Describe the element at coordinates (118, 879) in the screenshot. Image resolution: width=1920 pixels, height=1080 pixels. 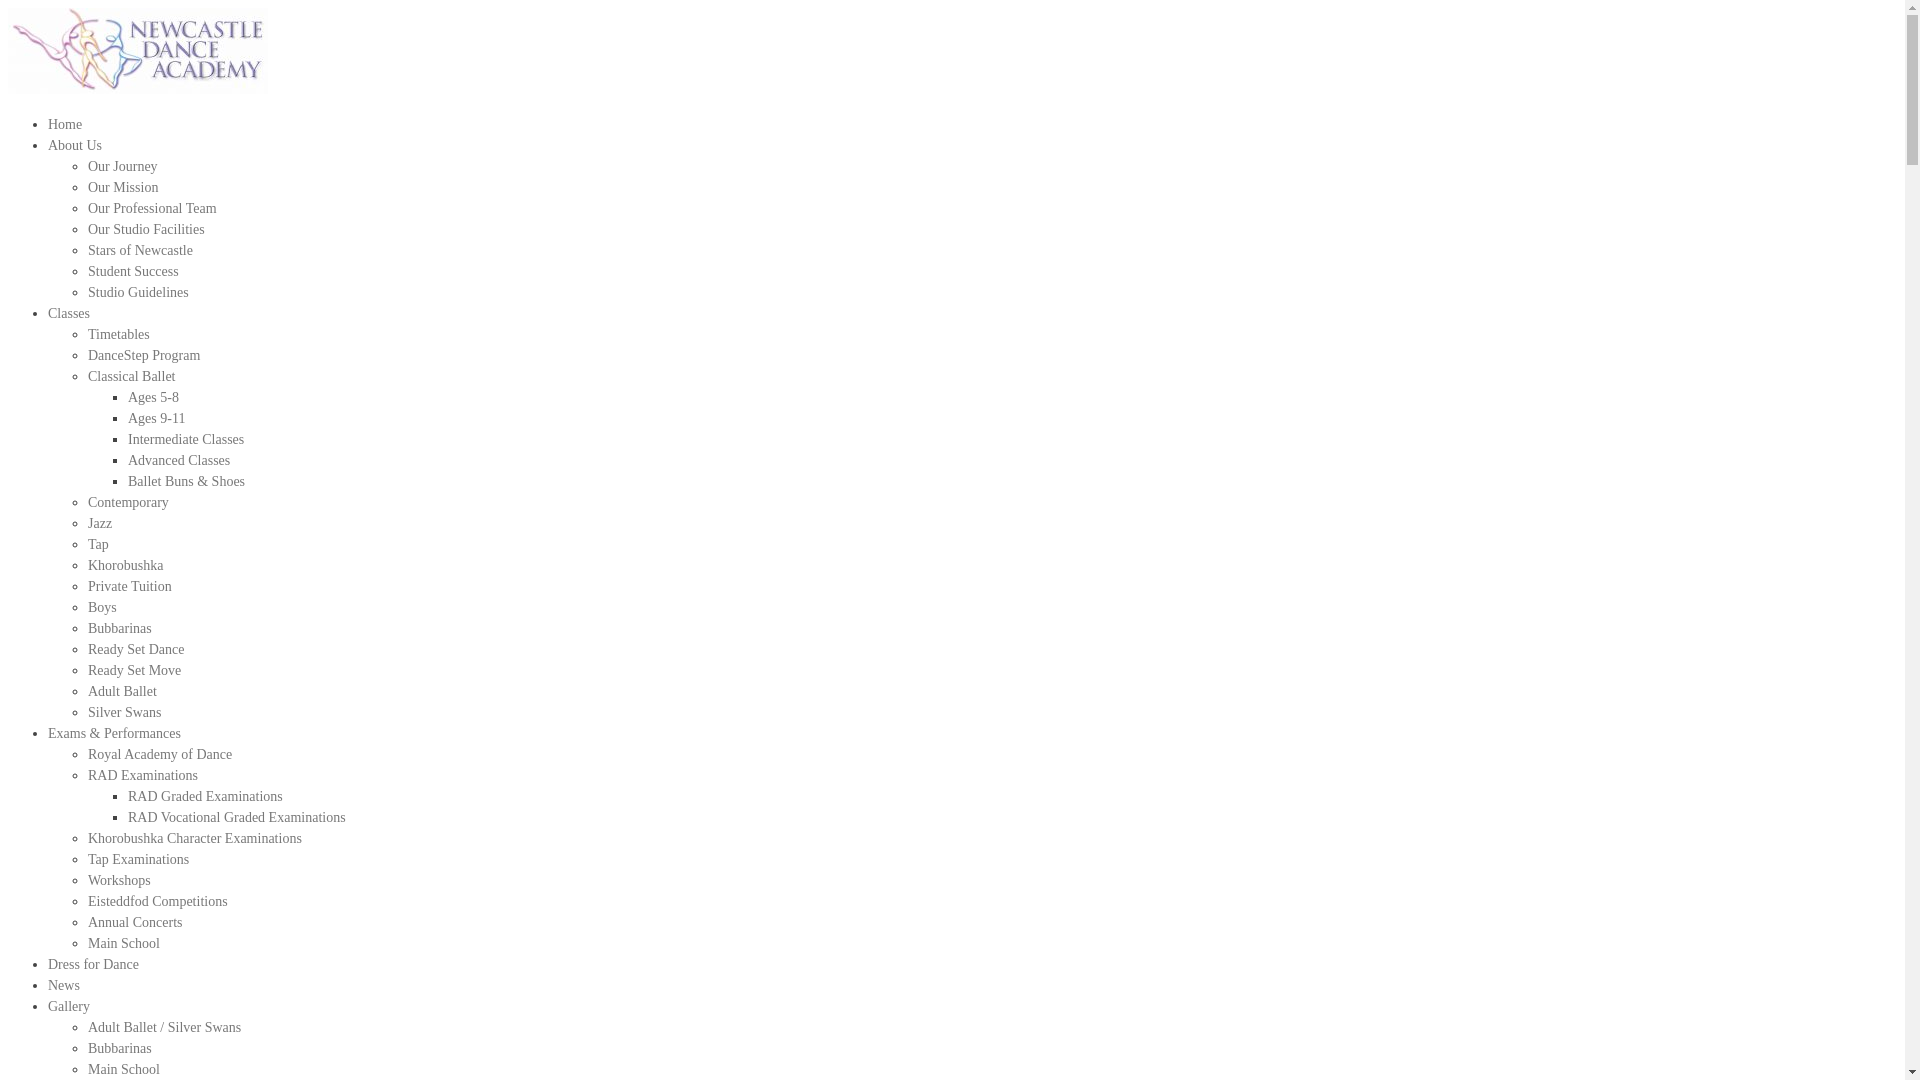
I see `'Workshops'` at that location.